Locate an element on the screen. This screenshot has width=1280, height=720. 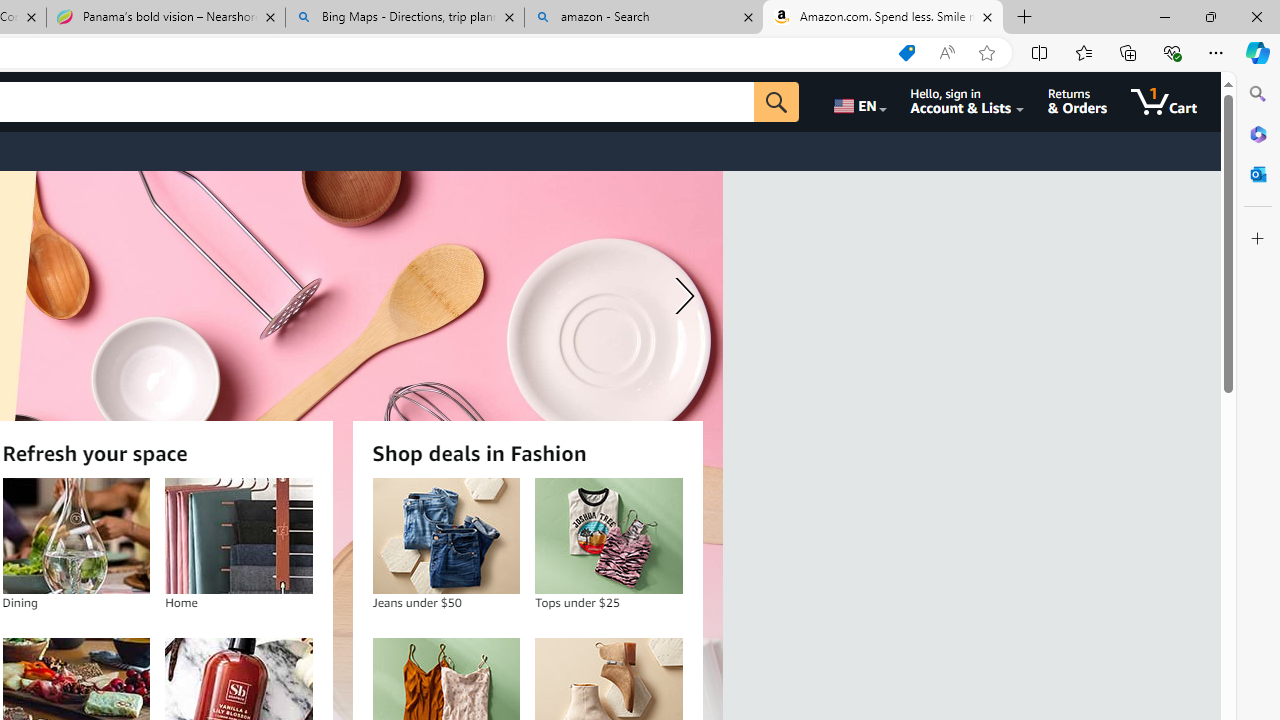
'Returns & Orders' is located at coordinates (1076, 101).